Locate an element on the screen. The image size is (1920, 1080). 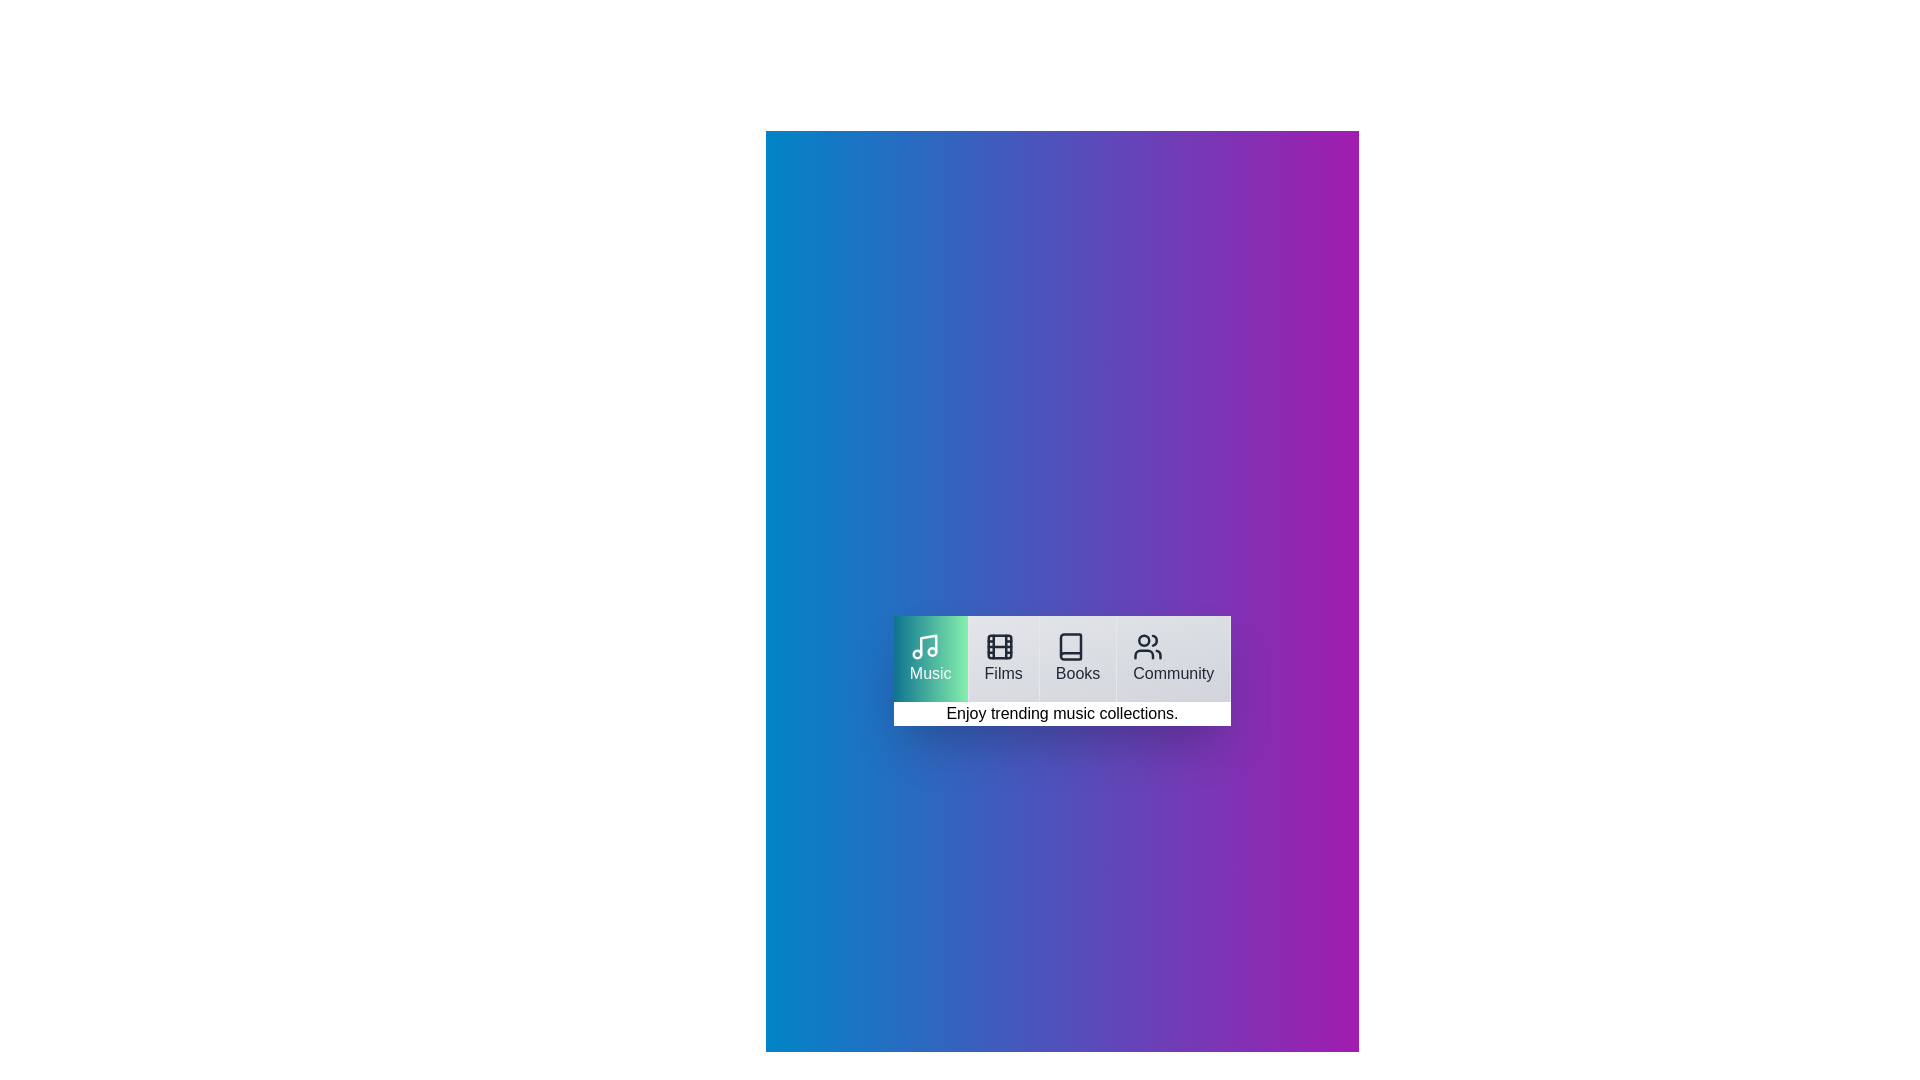
the small circle element within the 'Community' icon in the navigation bar is located at coordinates (1144, 640).